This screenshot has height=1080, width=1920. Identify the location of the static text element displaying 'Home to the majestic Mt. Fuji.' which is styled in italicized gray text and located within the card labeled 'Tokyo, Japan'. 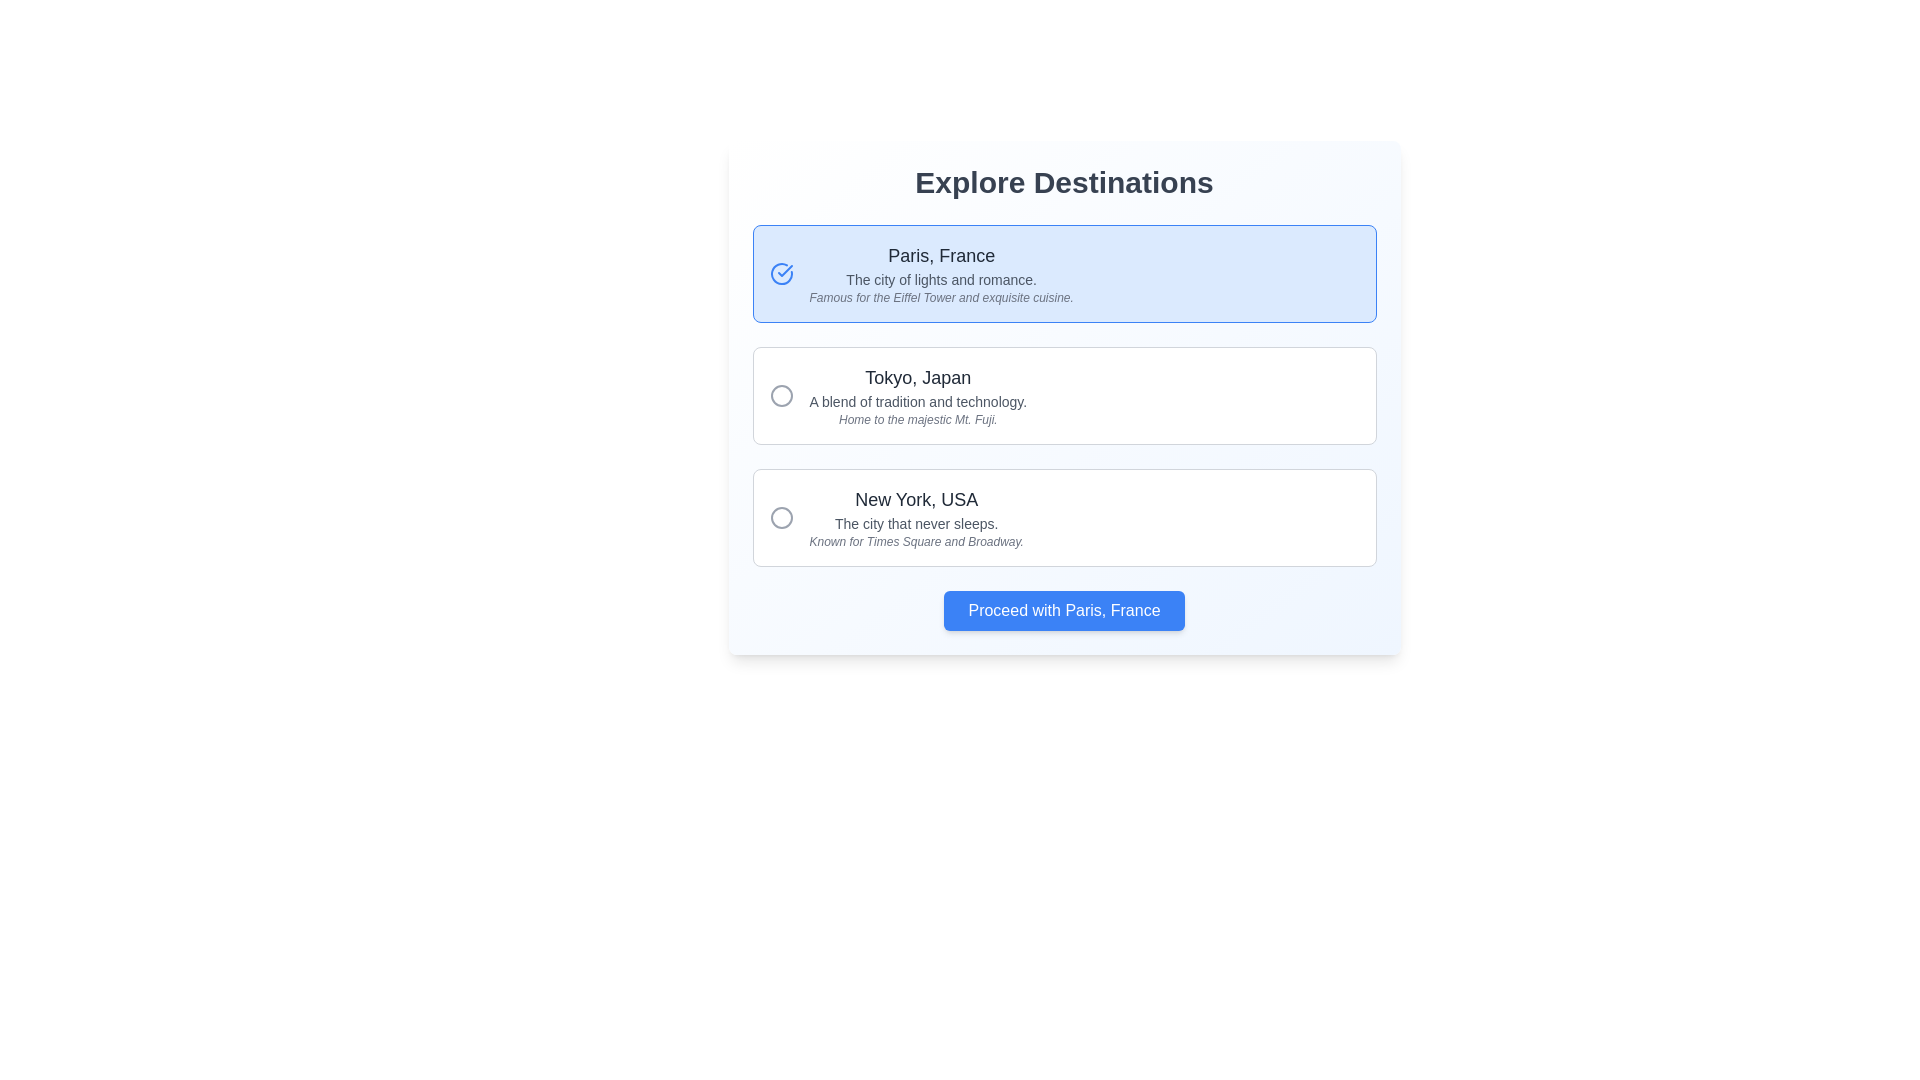
(917, 419).